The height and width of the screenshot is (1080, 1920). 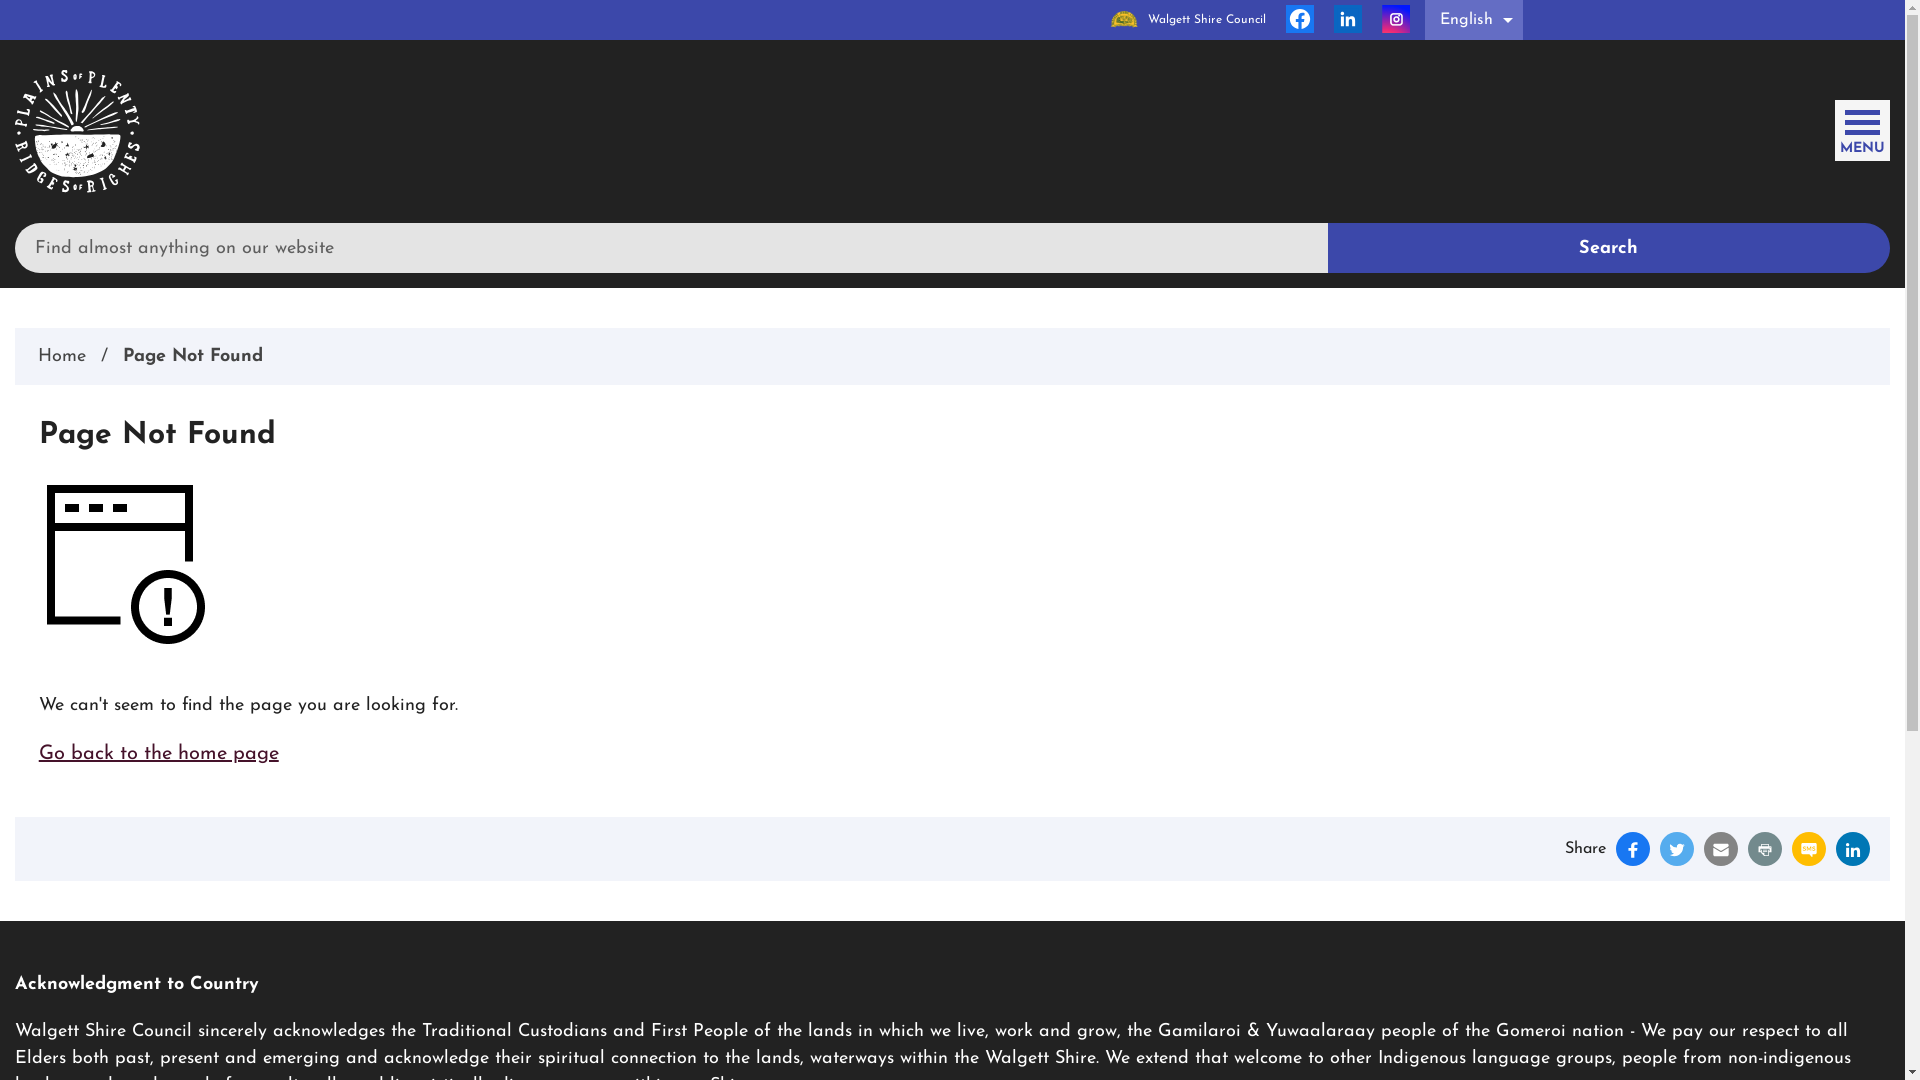 What do you see at coordinates (1381, 19) in the screenshot?
I see `'Instagram'` at bounding box center [1381, 19].